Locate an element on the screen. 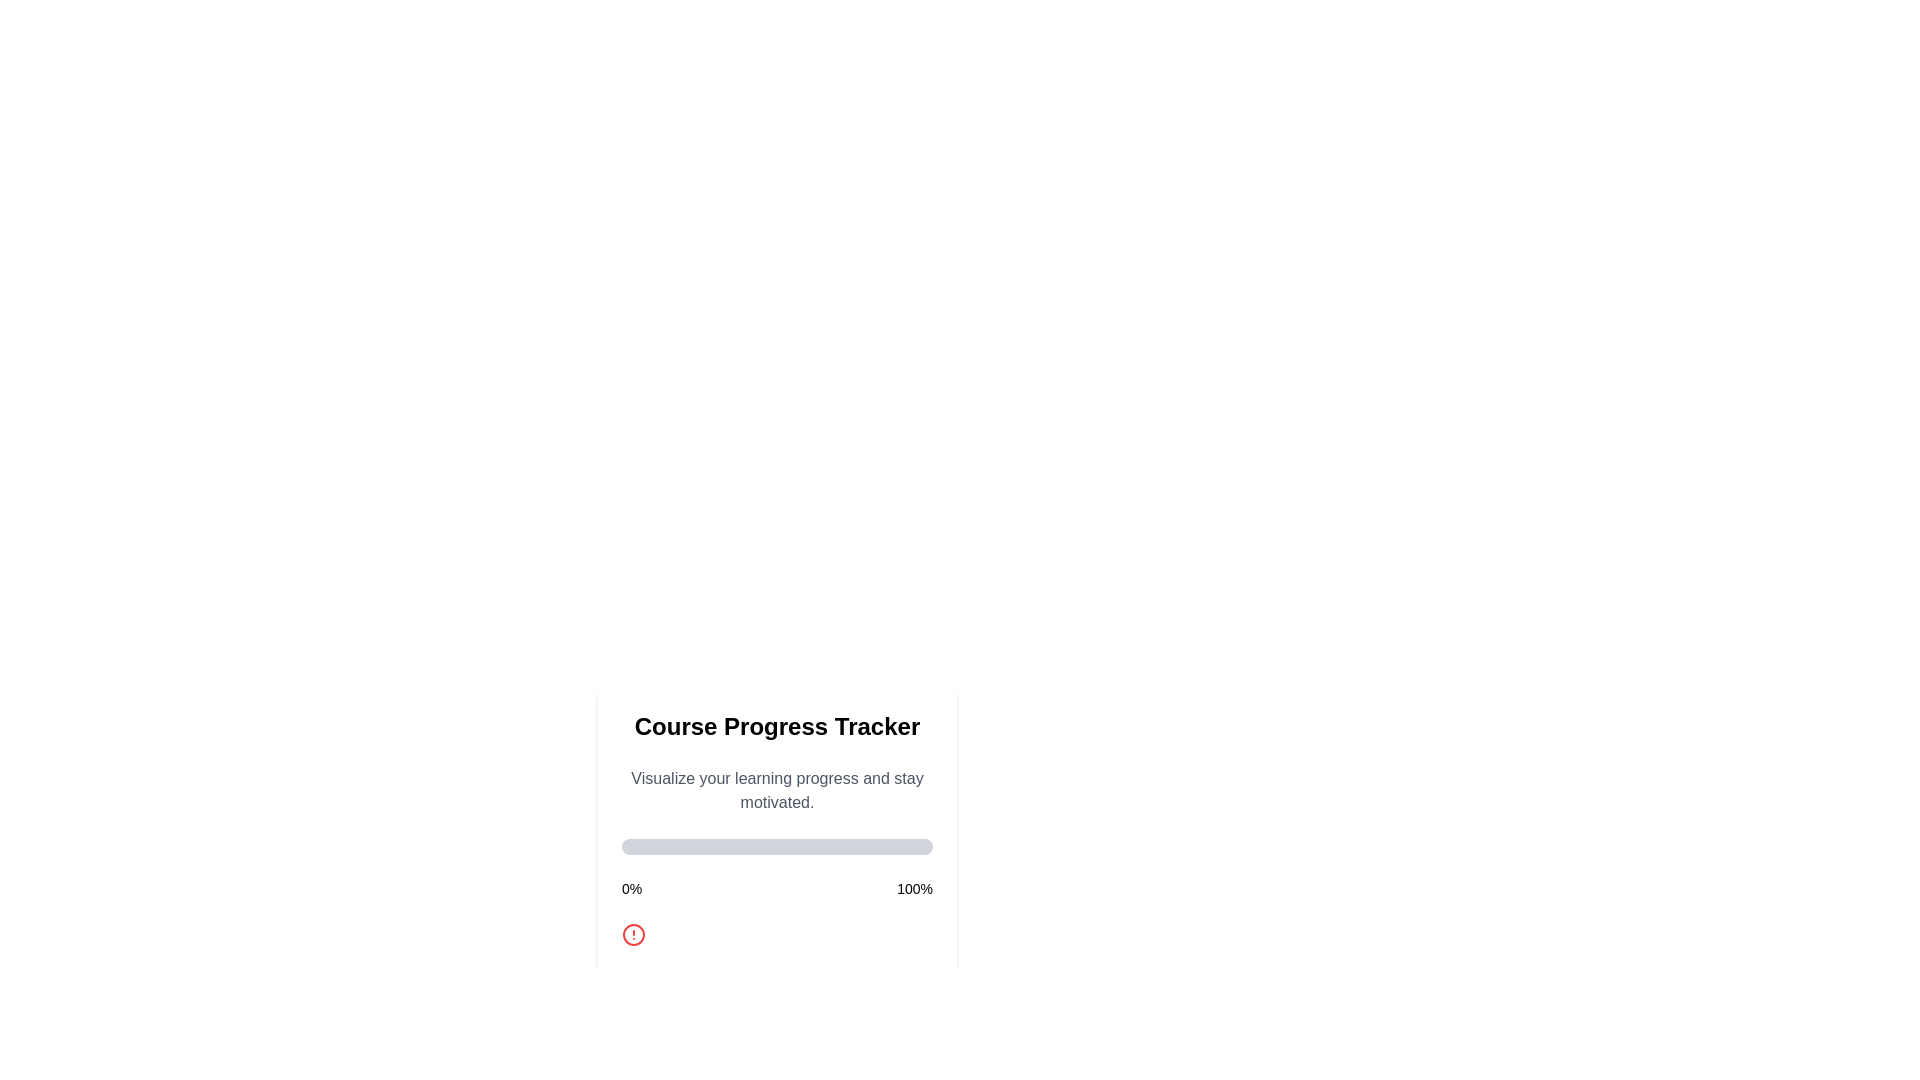 The image size is (1920, 1080). the Progress Bar located beneath the title 'Course Progress Tracker' and the subtitle 'Visualize your learning progress and stay motivated', which is partially filled with a green bar indicating zero percent progress is located at coordinates (776, 847).